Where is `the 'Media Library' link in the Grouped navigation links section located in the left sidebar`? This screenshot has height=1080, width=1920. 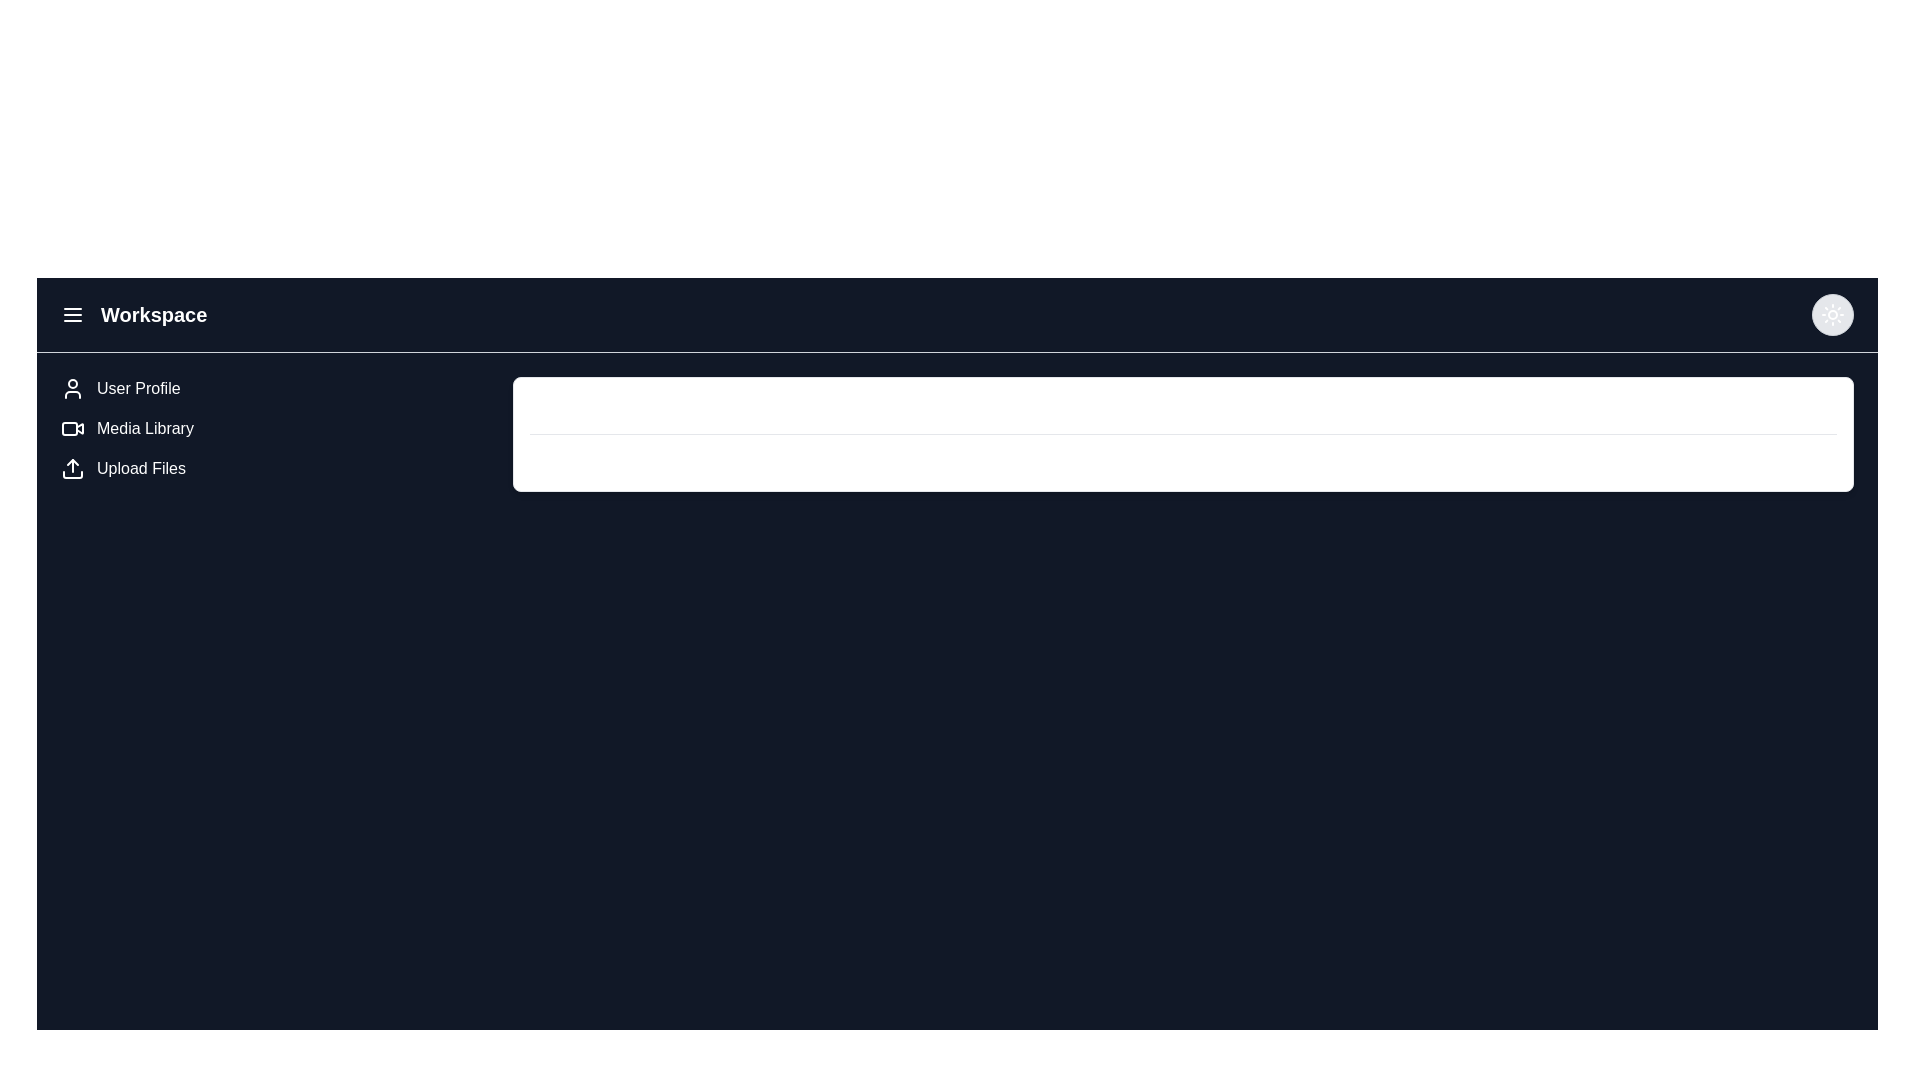 the 'Media Library' link in the Grouped navigation links section located in the left sidebar is located at coordinates (278, 433).